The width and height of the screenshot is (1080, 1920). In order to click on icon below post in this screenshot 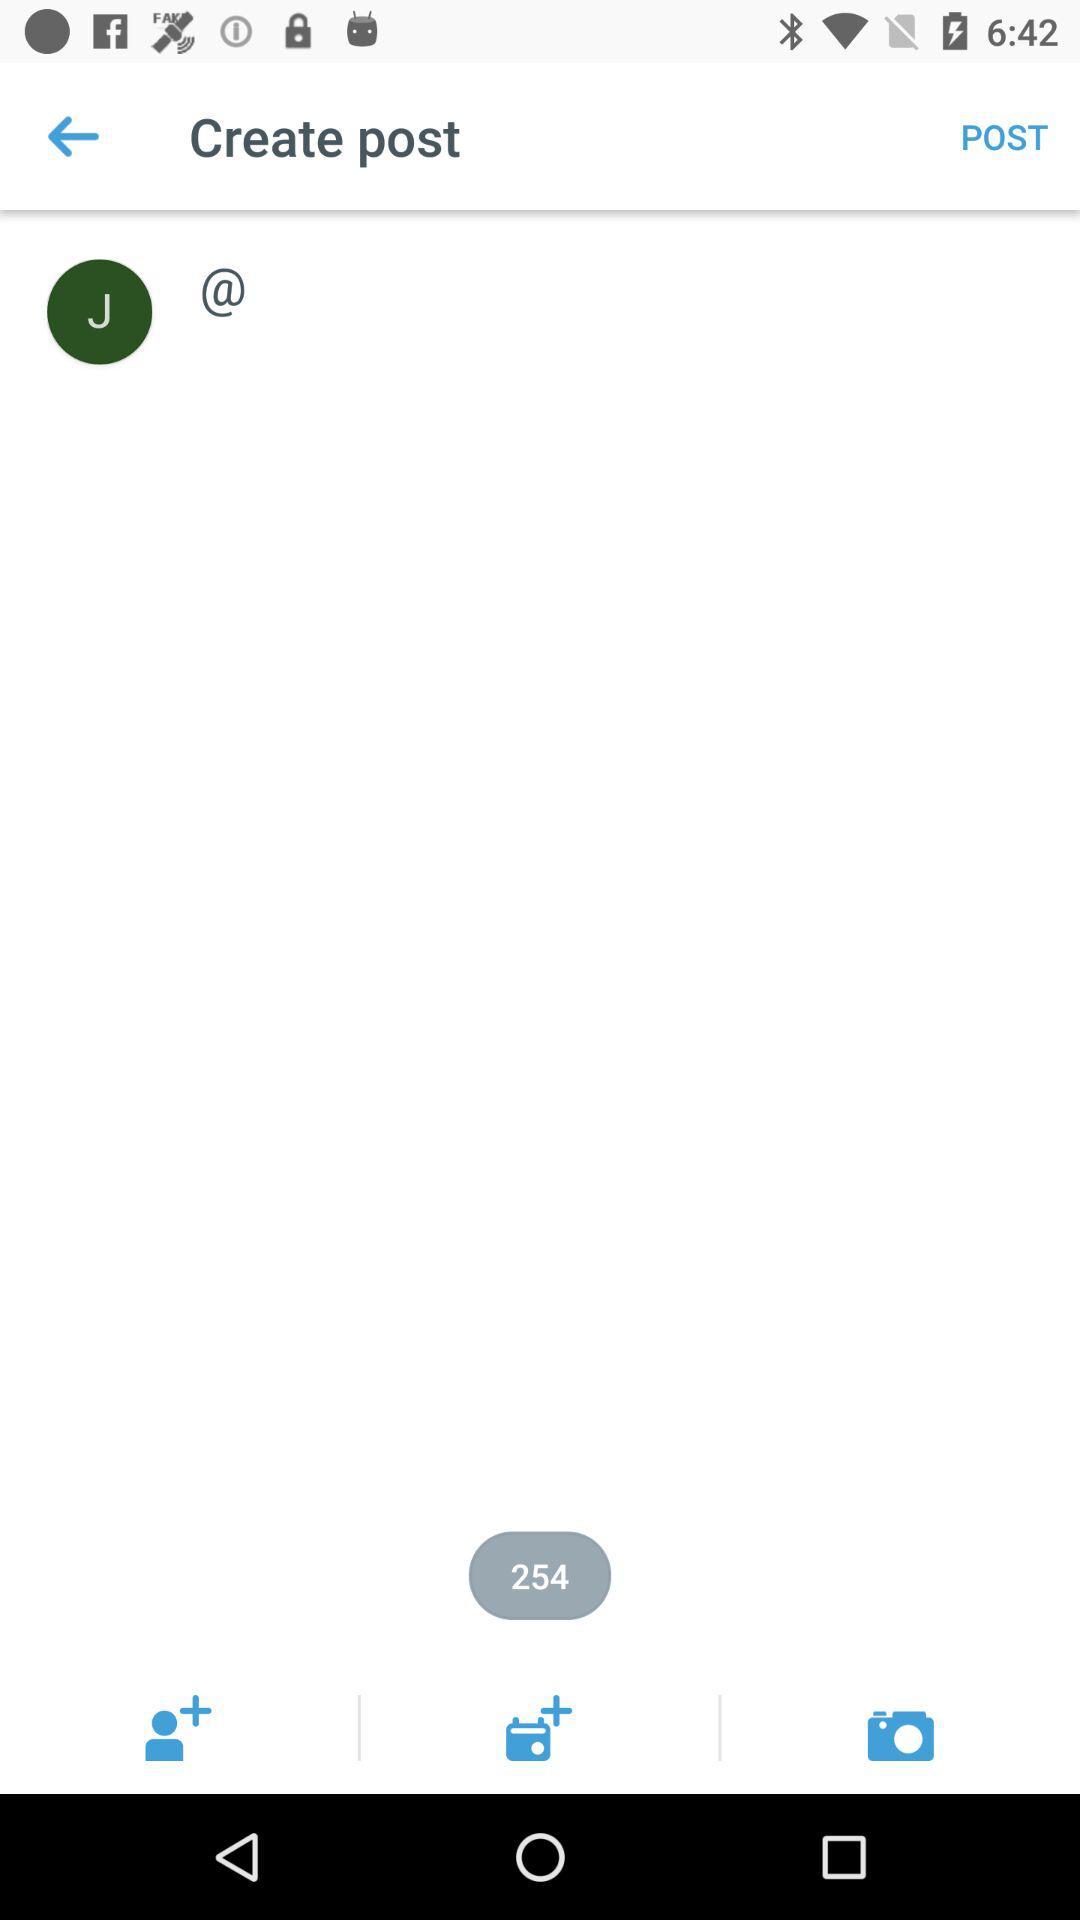, I will do `click(617, 263)`.